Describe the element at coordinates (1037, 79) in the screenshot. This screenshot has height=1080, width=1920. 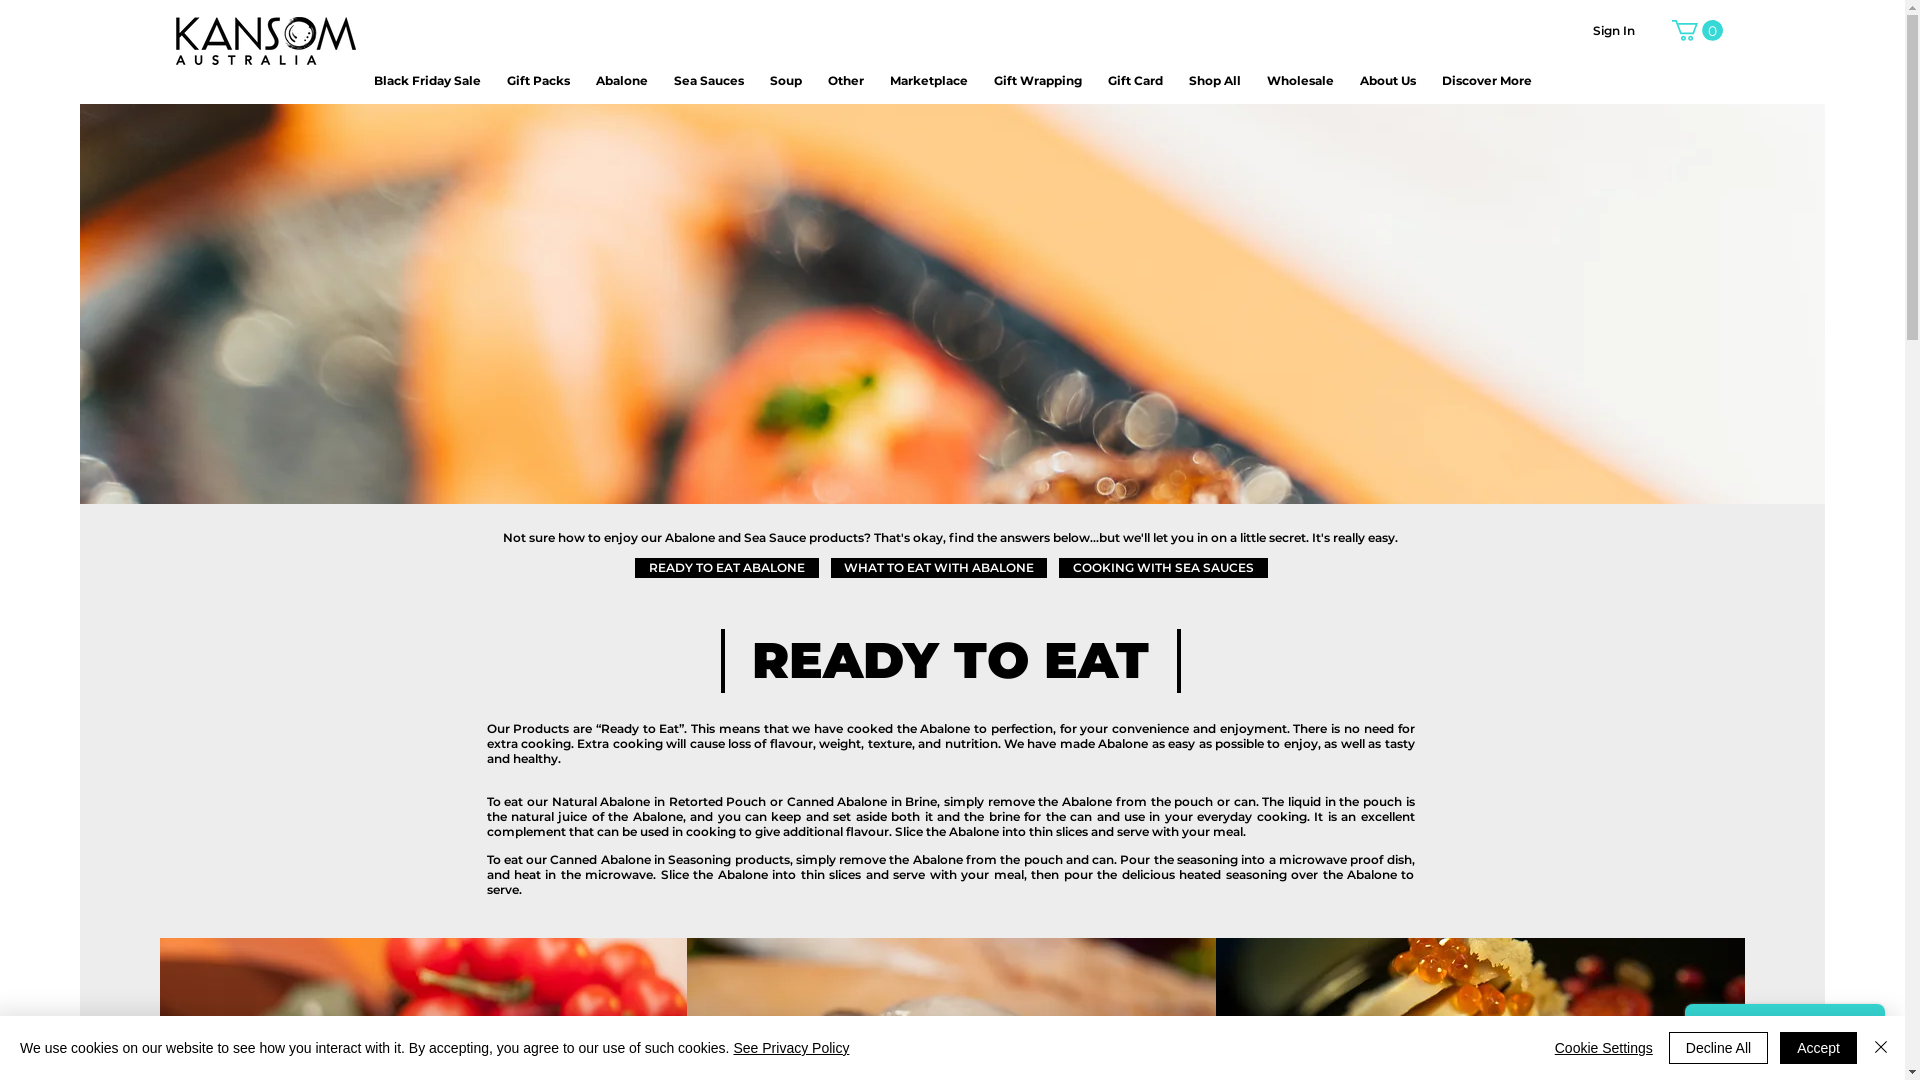
I see `'Gift Wrapping'` at that location.